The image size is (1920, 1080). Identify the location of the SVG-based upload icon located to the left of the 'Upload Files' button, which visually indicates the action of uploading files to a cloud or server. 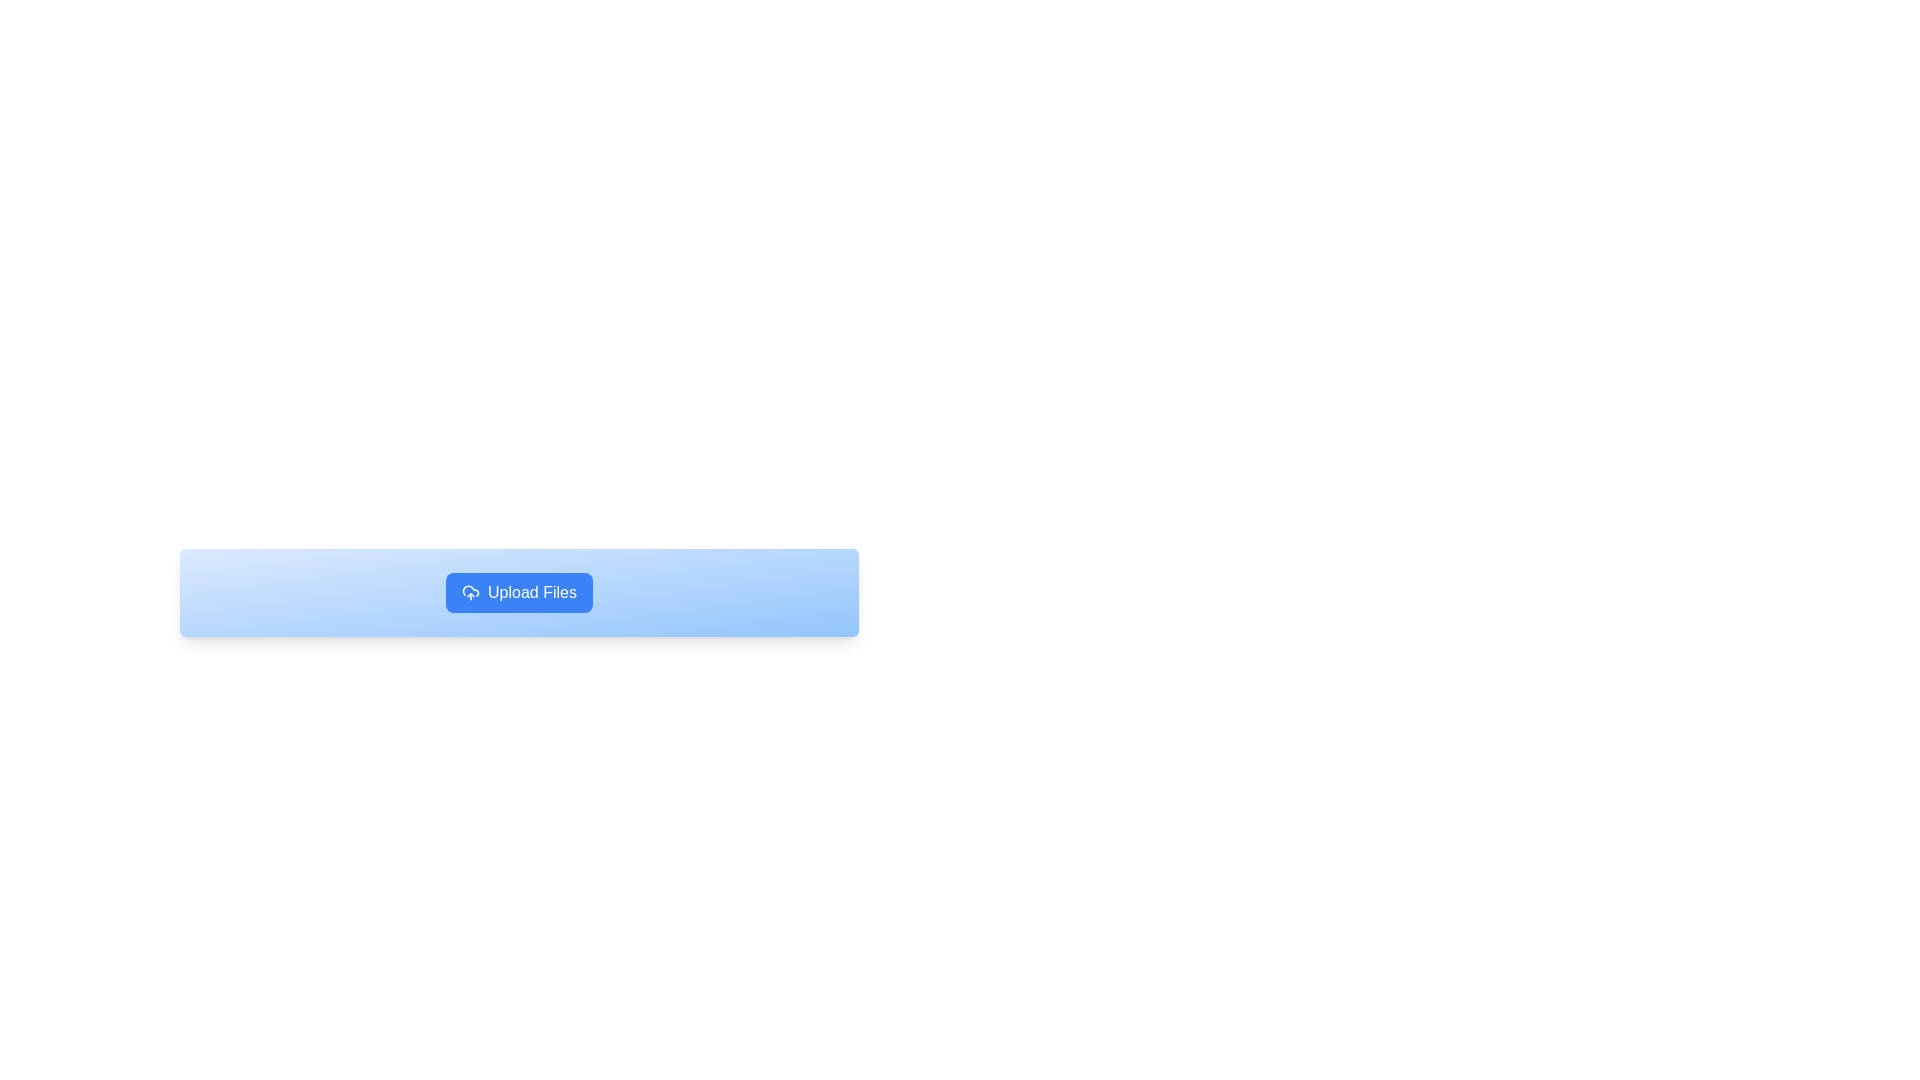
(469, 592).